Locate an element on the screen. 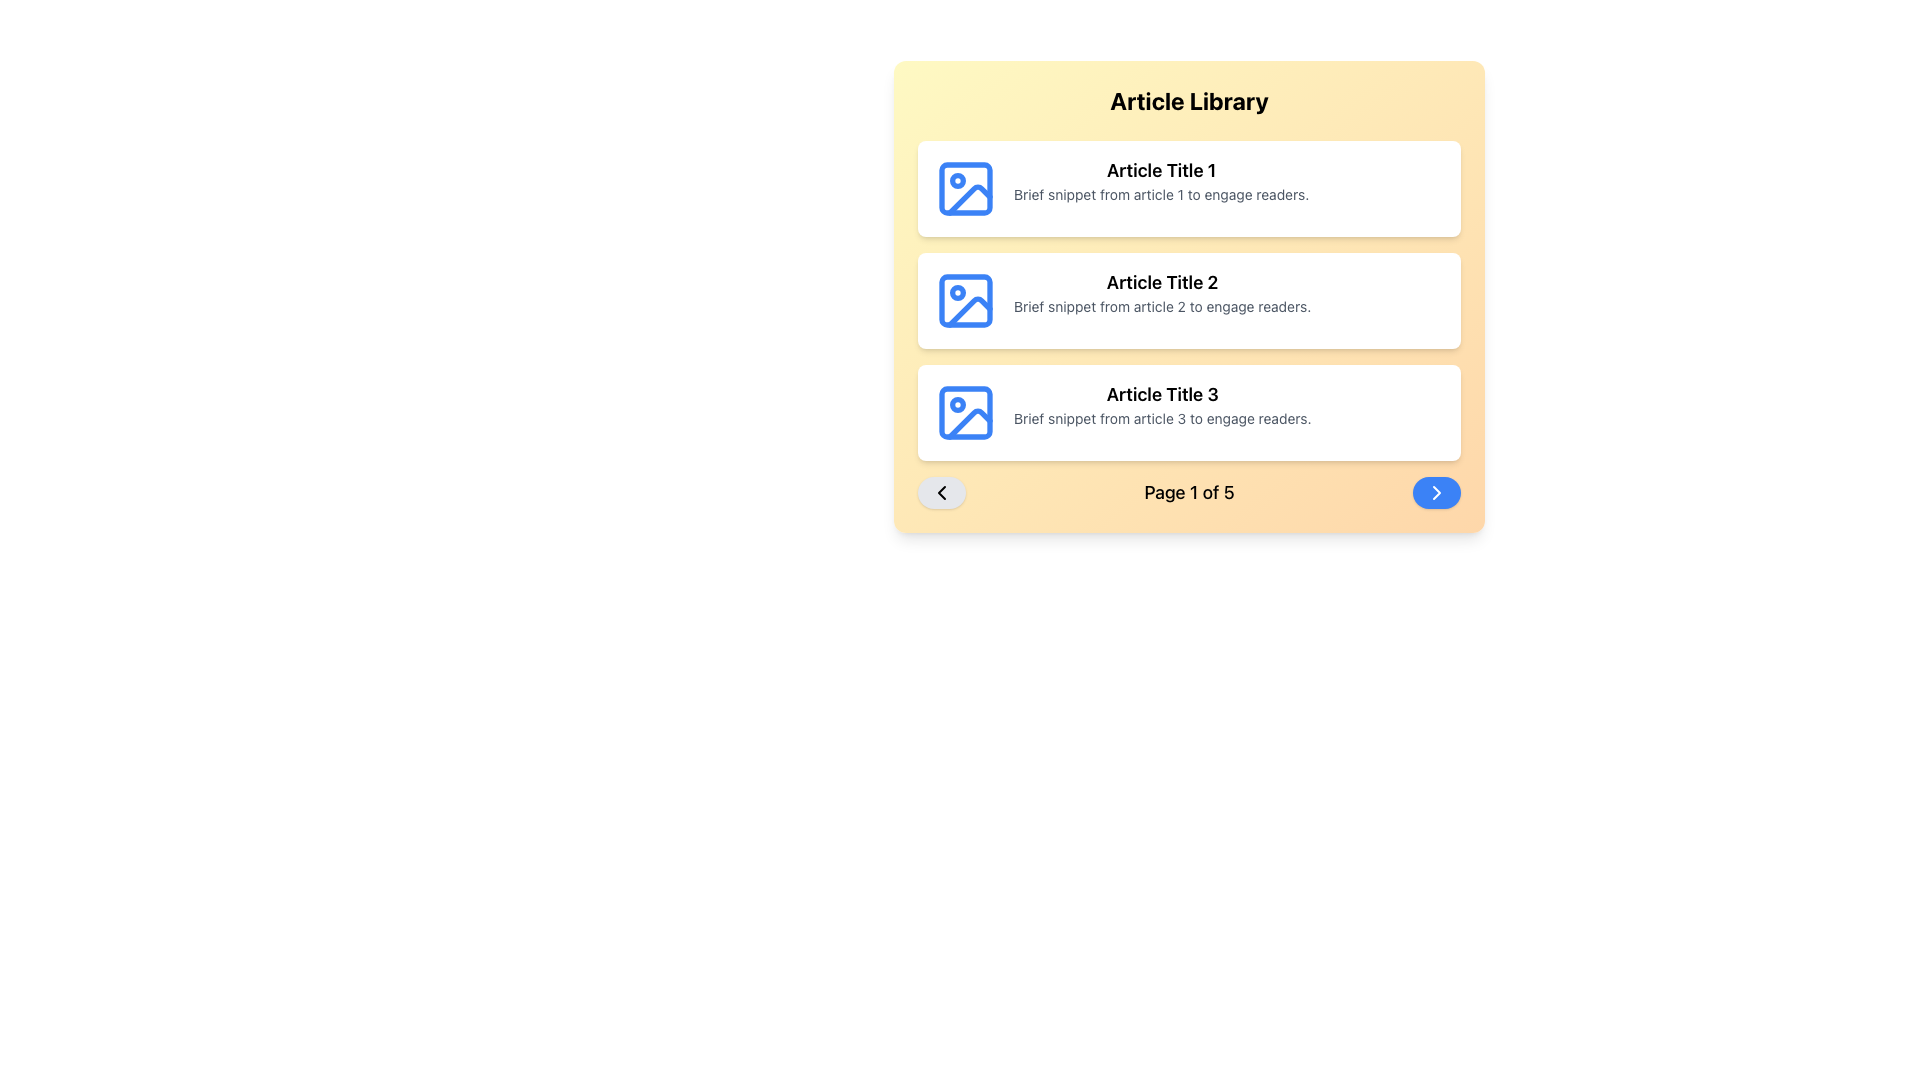 Image resolution: width=1920 pixels, height=1080 pixels. the SVG graphic icon that represents a thumbnail image for 'Article Title 2', which is located to the left of the text in the second row of articles is located at coordinates (965, 300).